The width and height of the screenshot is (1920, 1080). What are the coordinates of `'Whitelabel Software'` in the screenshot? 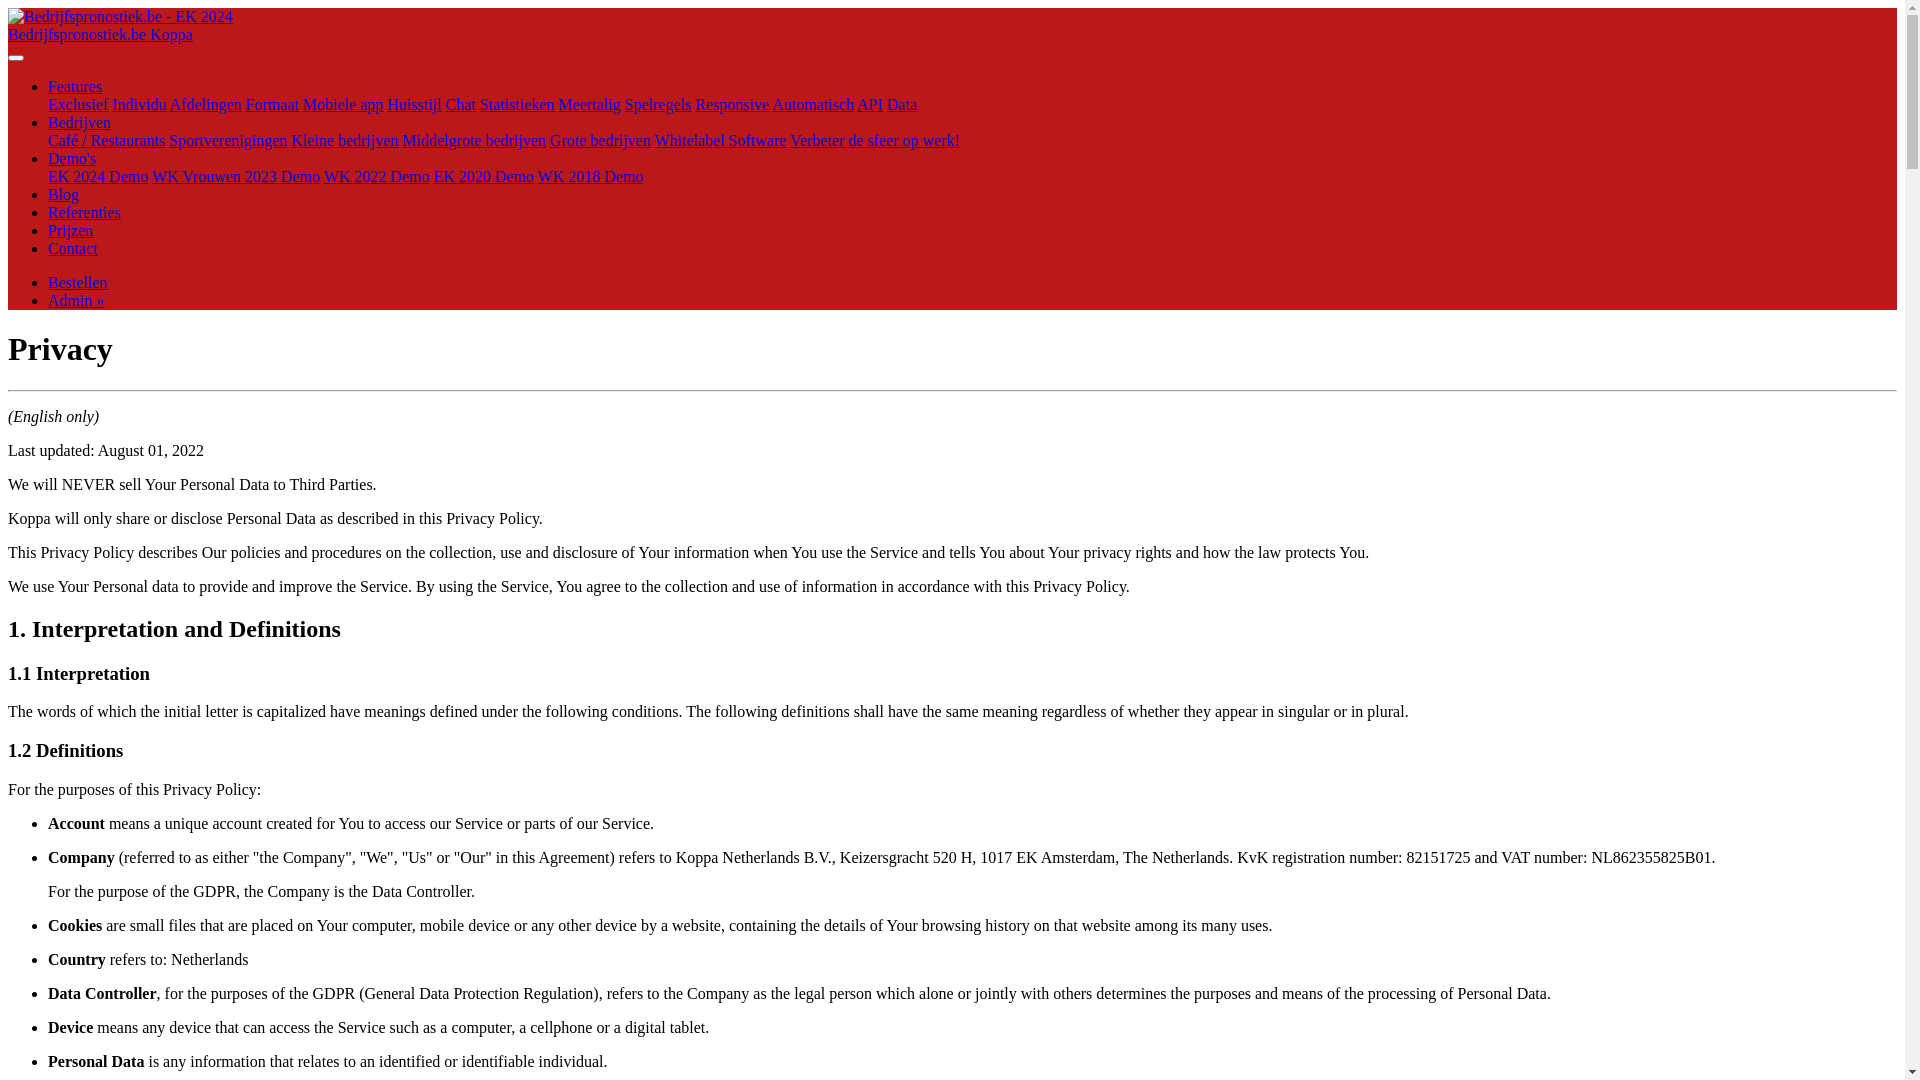 It's located at (720, 139).